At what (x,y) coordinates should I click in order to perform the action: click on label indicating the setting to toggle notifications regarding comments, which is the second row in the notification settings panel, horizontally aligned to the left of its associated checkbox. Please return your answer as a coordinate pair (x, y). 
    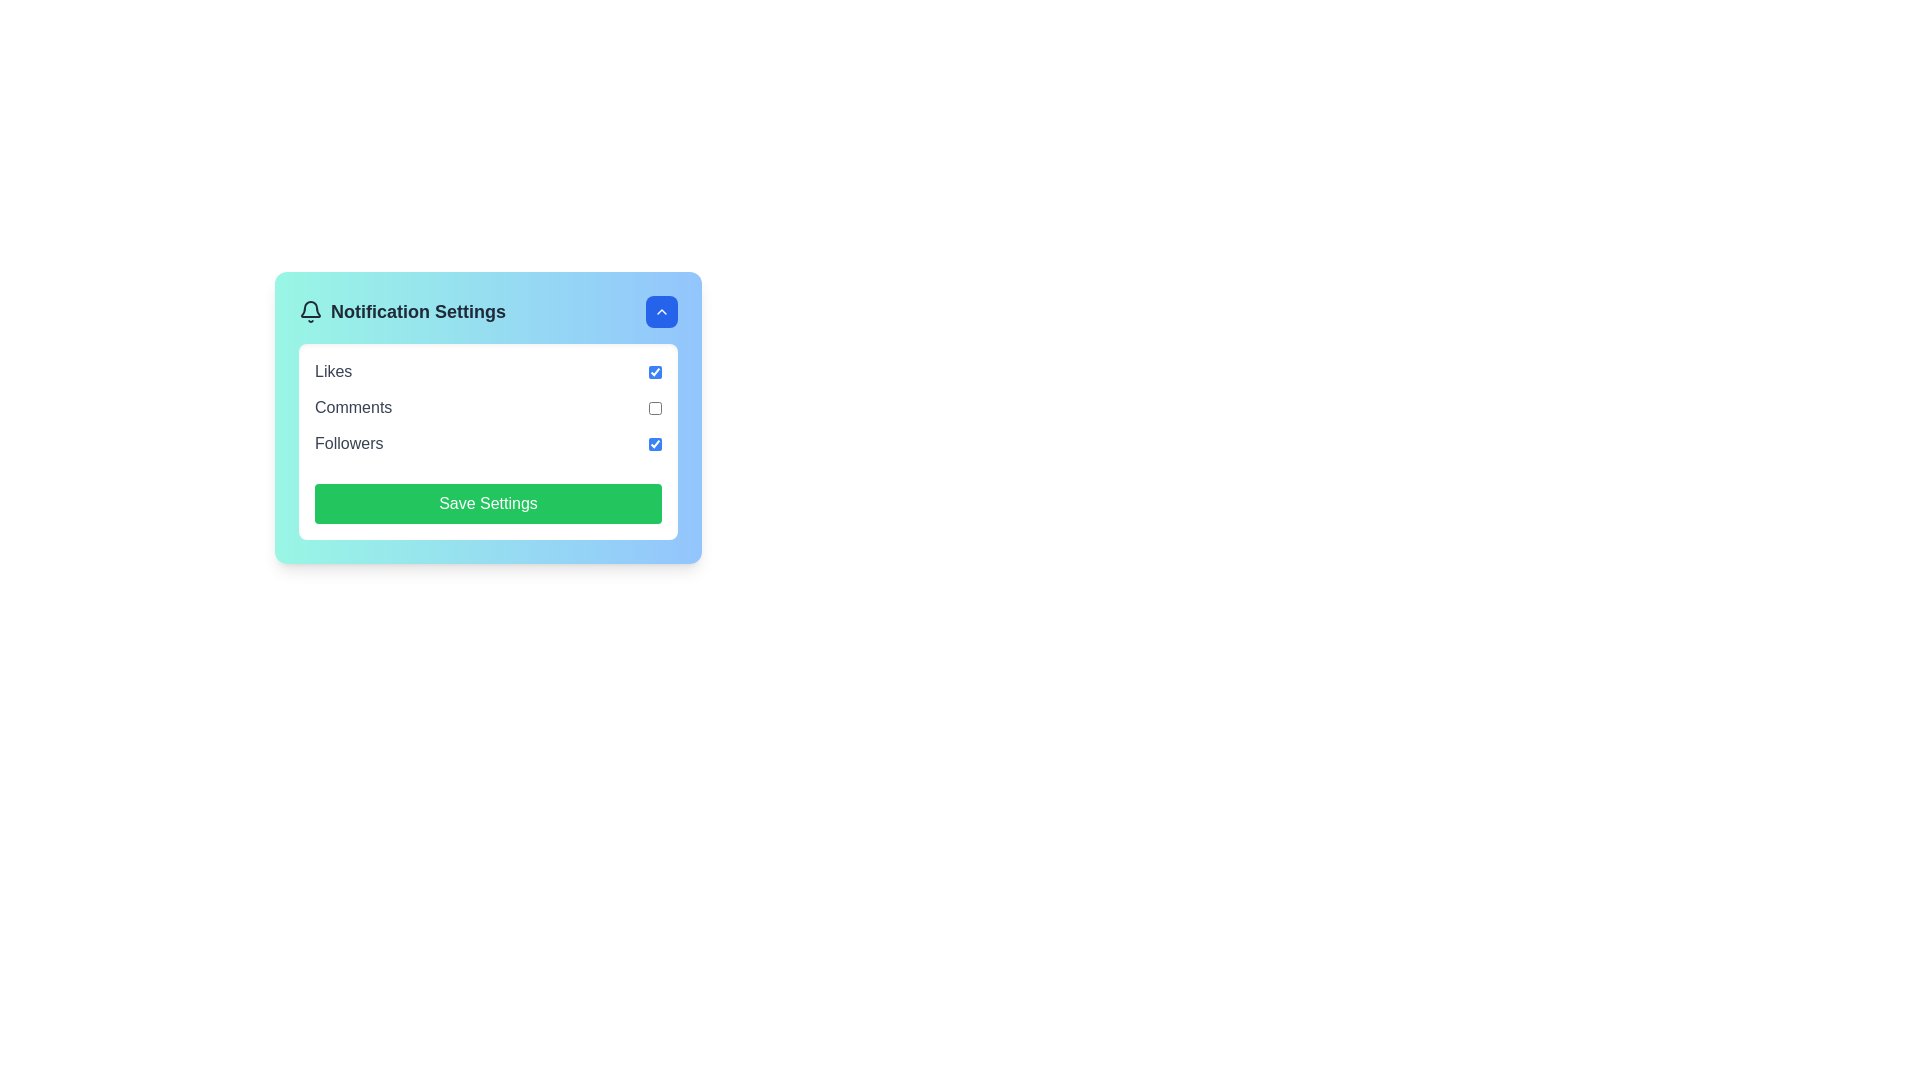
    Looking at the image, I should click on (353, 407).